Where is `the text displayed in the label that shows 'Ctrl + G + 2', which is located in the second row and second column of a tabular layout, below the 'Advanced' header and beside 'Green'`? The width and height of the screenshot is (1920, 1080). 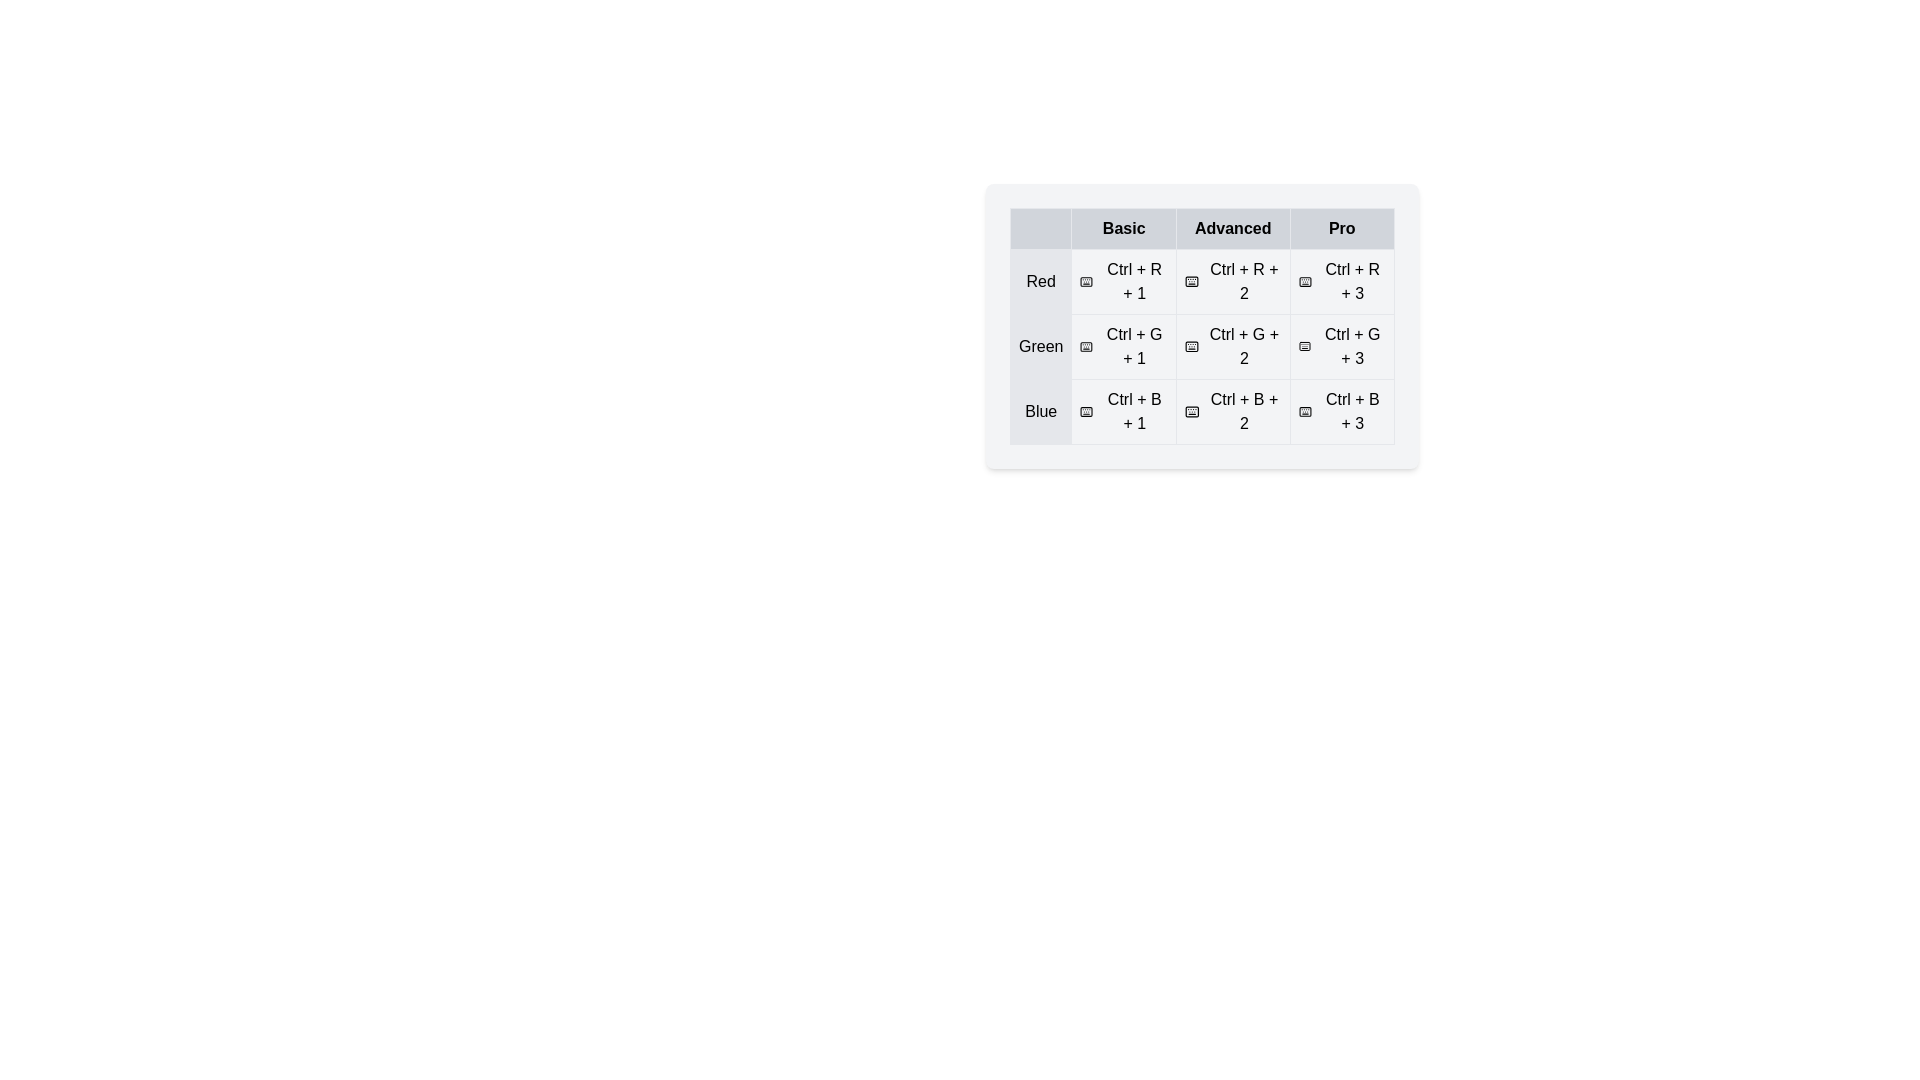
the text displayed in the label that shows 'Ctrl + G + 2', which is located in the second row and second column of a tabular layout, below the 'Advanced' header and beside 'Green' is located at coordinates (1201, 346).